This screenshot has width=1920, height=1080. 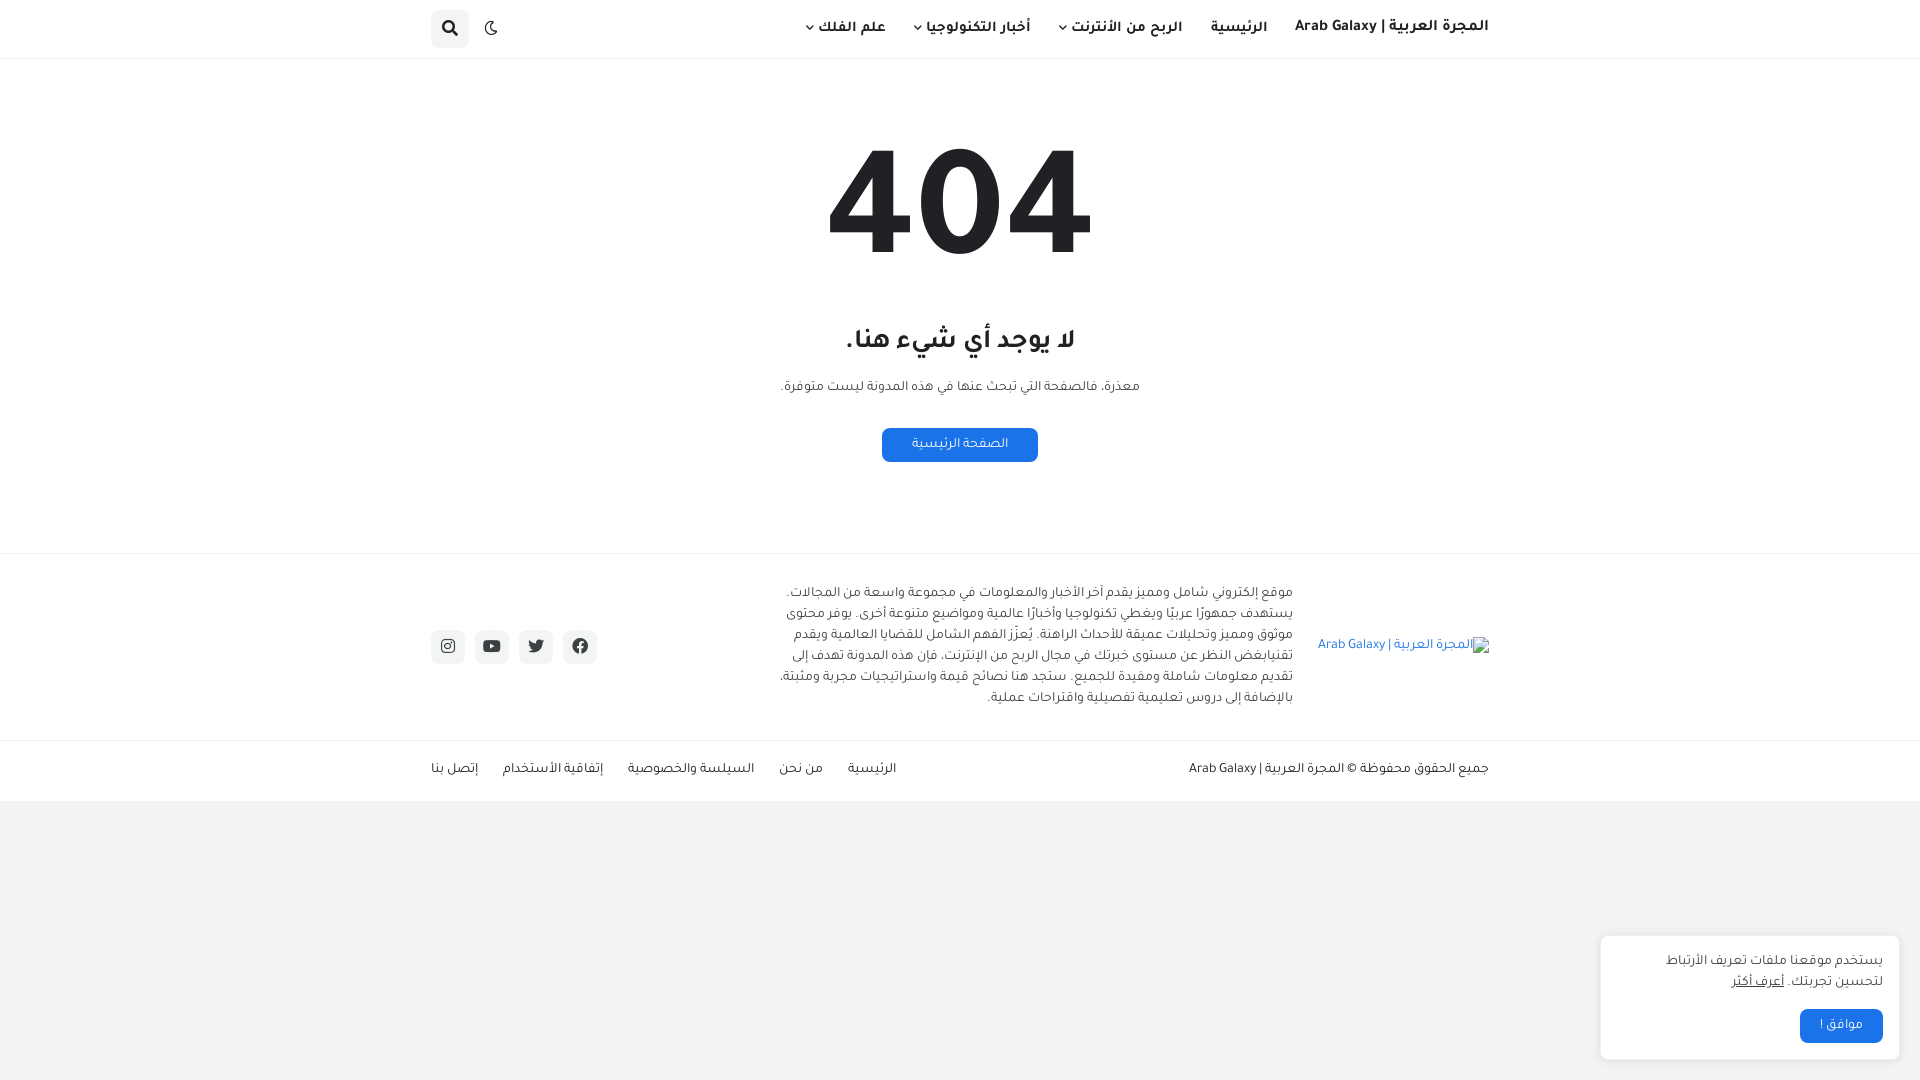 I want to click on 'youtube', so click(x=491, y=647).